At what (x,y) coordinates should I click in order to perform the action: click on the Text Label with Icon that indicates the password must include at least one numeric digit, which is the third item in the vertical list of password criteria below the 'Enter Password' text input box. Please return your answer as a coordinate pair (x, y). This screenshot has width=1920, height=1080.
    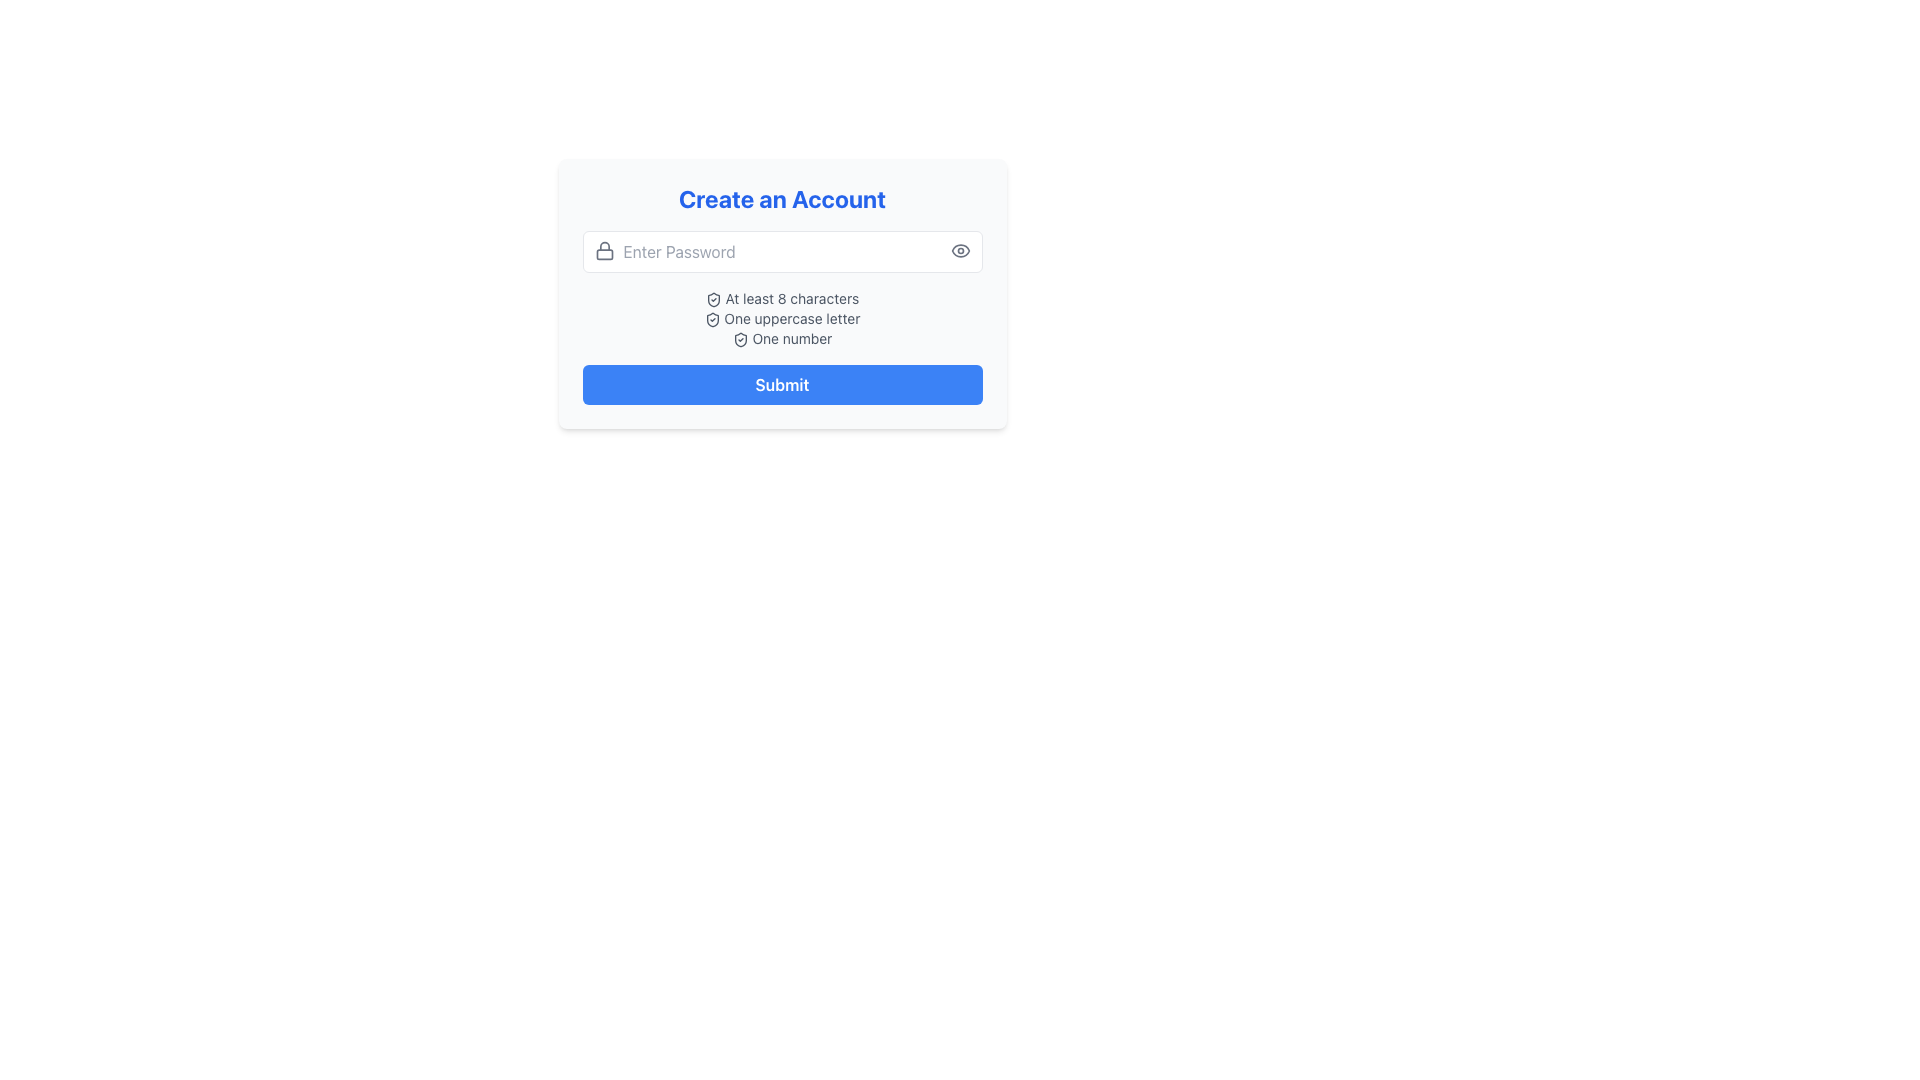
    Looking at the image, I should click on (781, 338).